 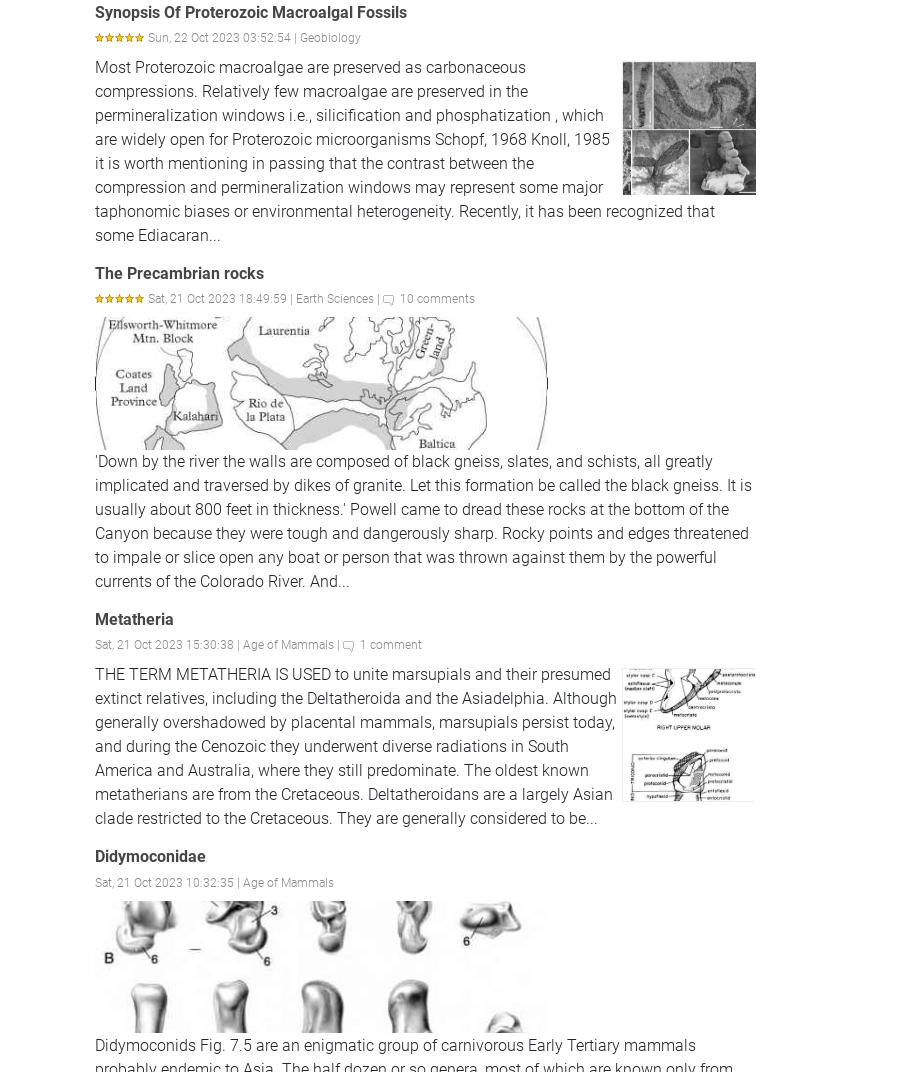 What do you see at coordinates (404, 149) in the screenshot?
I see `'Most Proterozoic macroalgae are preserved as carbonaceous compressions. Relatively few macroalgae are preserved in the permineralization windows i.e., silicification and phosphatization , which are widely open for Proterozoic microorganisms Schopf, 1968 Knoll, 1985 it is worth mentioning in passing that the contrast between the compression and permineralization windows may represent some major taphonomic biases or environmental heterogeneity. Recently, it has been recognized that some Ediacaran...'` at bounding box center [404, 149].